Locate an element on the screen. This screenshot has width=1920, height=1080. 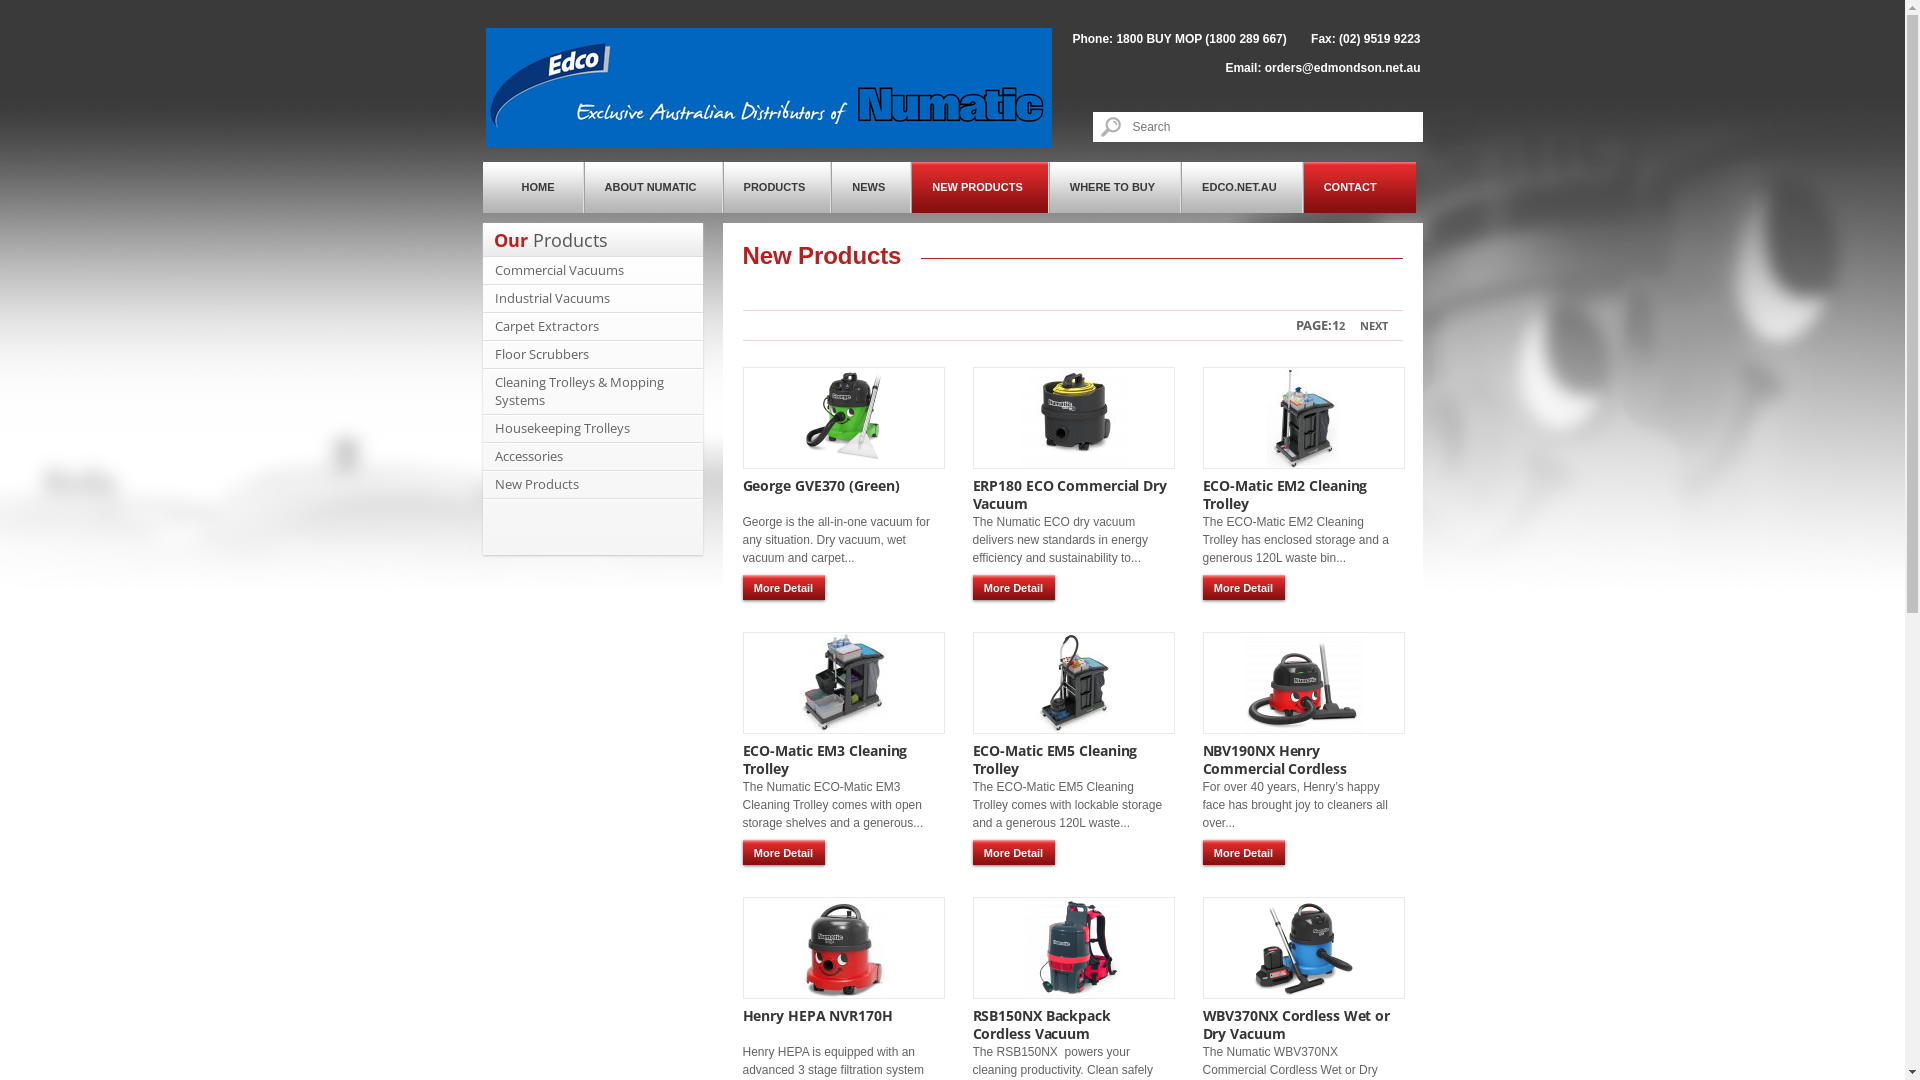
'CONTACT' is located at coordinates (1359, 187).